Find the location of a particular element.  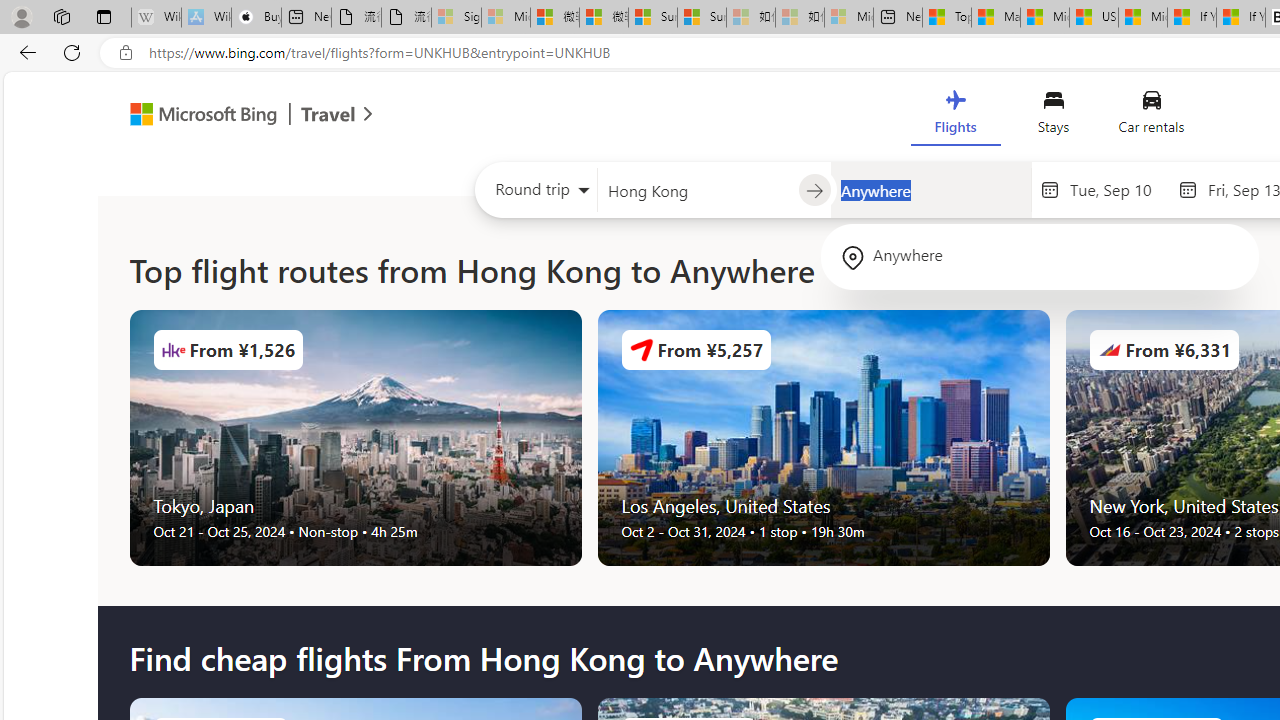

'Class: autosuggest-container full-height no-y-padding' is located at coordinates (929, 190).